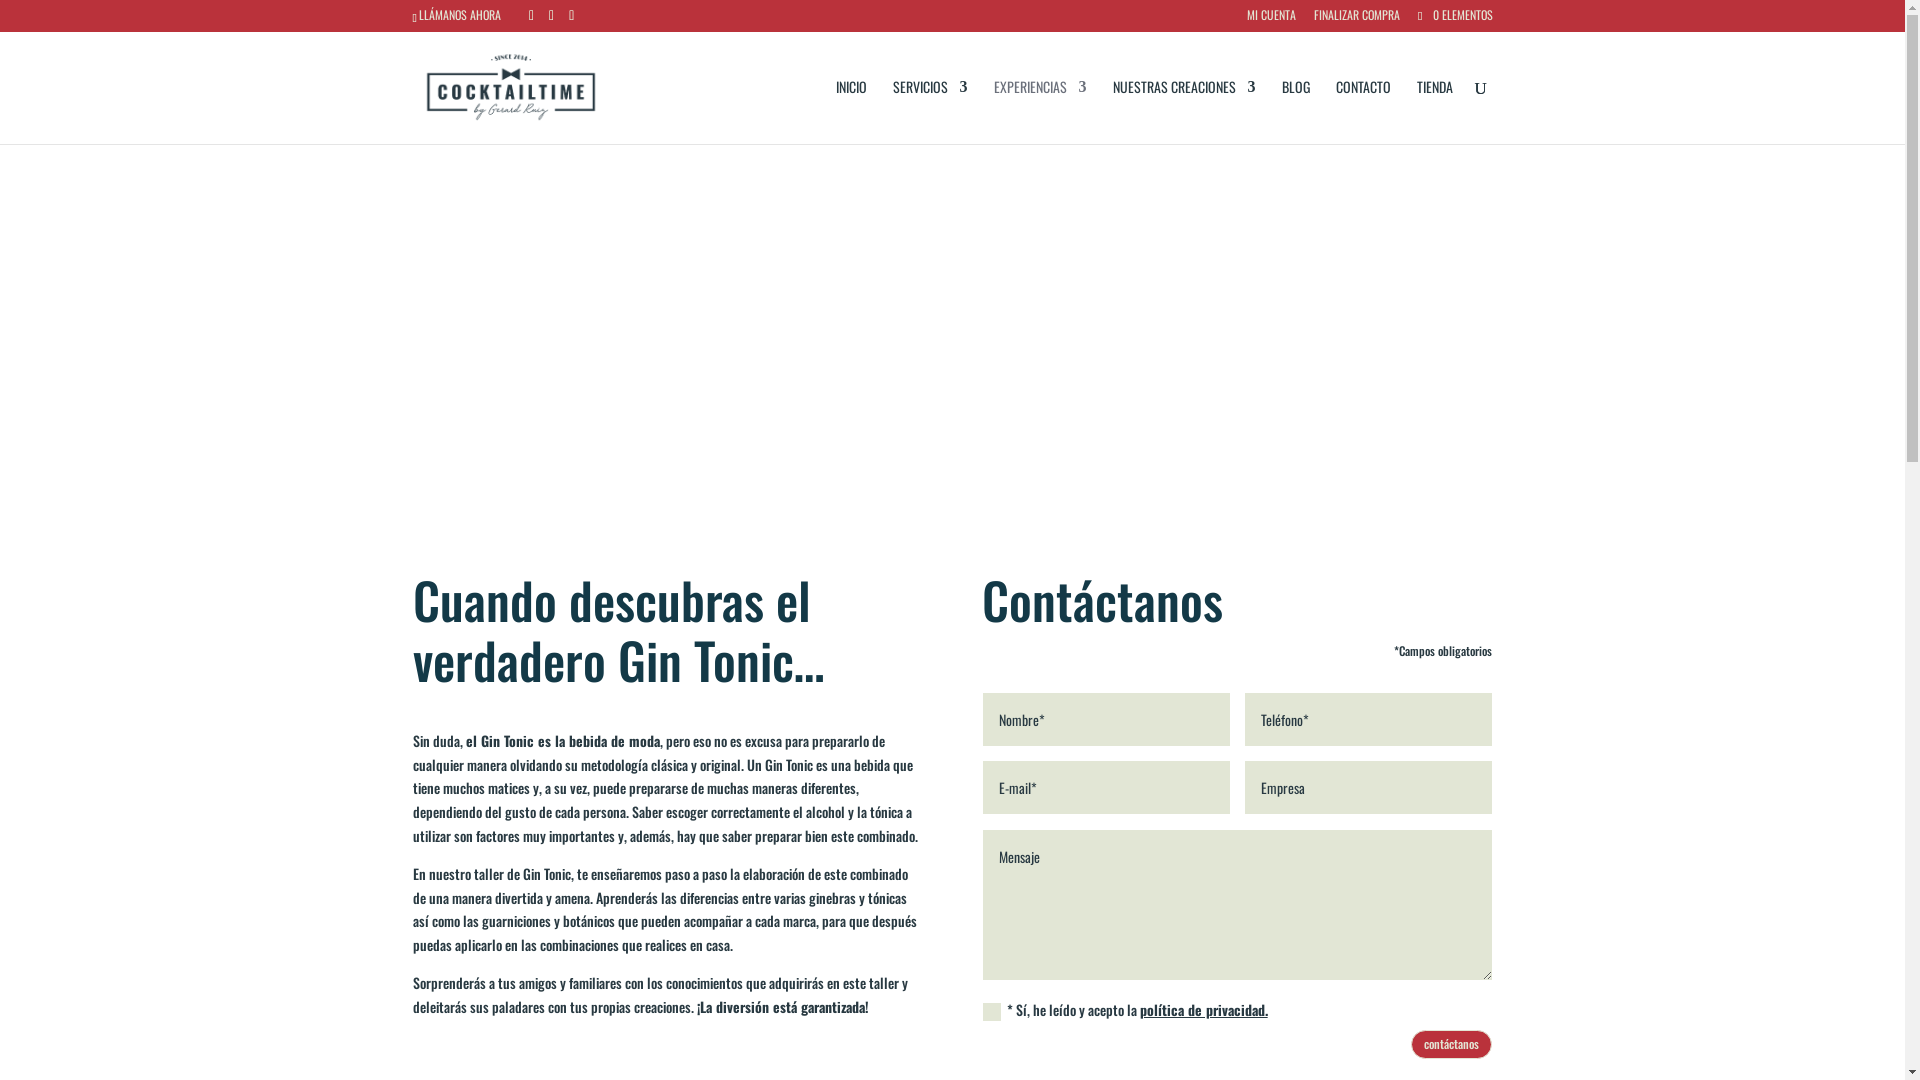  I want to click on 'BLOG', so click(1281, 111).